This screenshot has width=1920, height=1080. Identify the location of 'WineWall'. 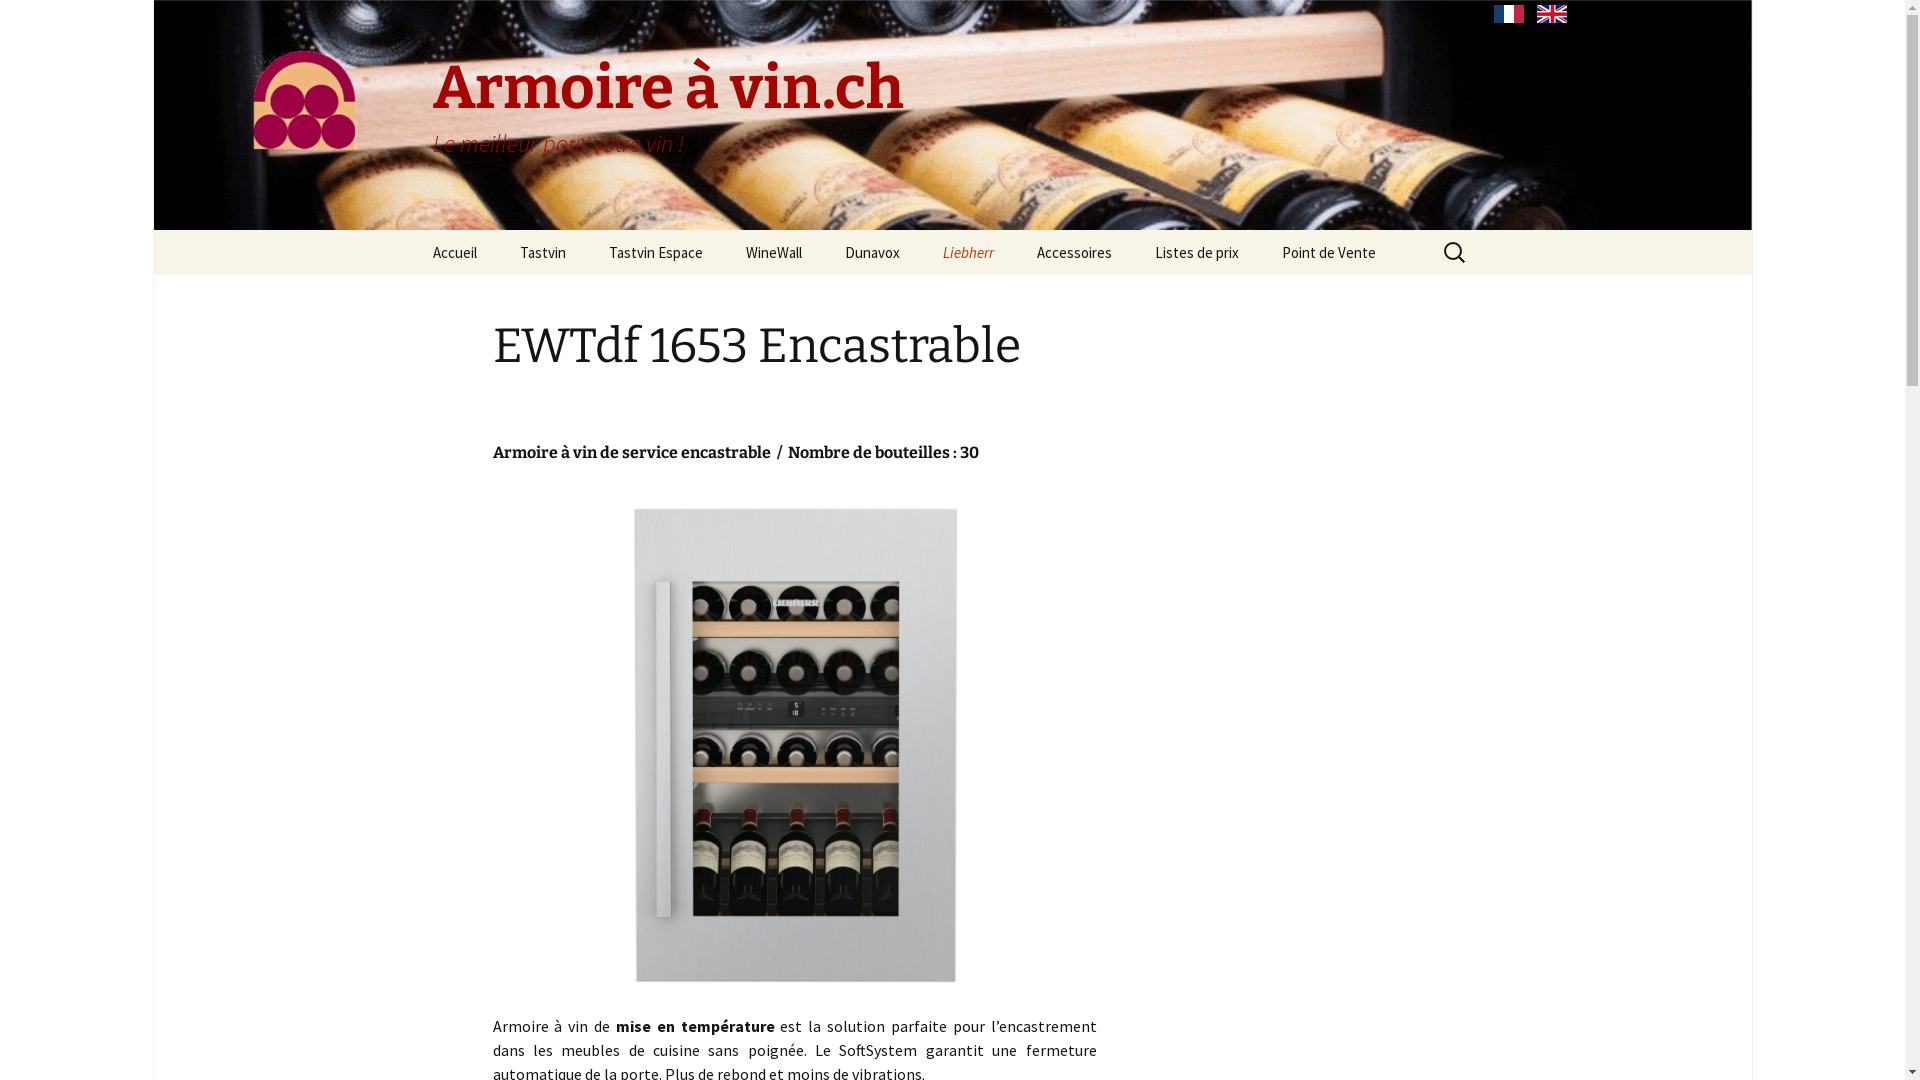
(724, 251).